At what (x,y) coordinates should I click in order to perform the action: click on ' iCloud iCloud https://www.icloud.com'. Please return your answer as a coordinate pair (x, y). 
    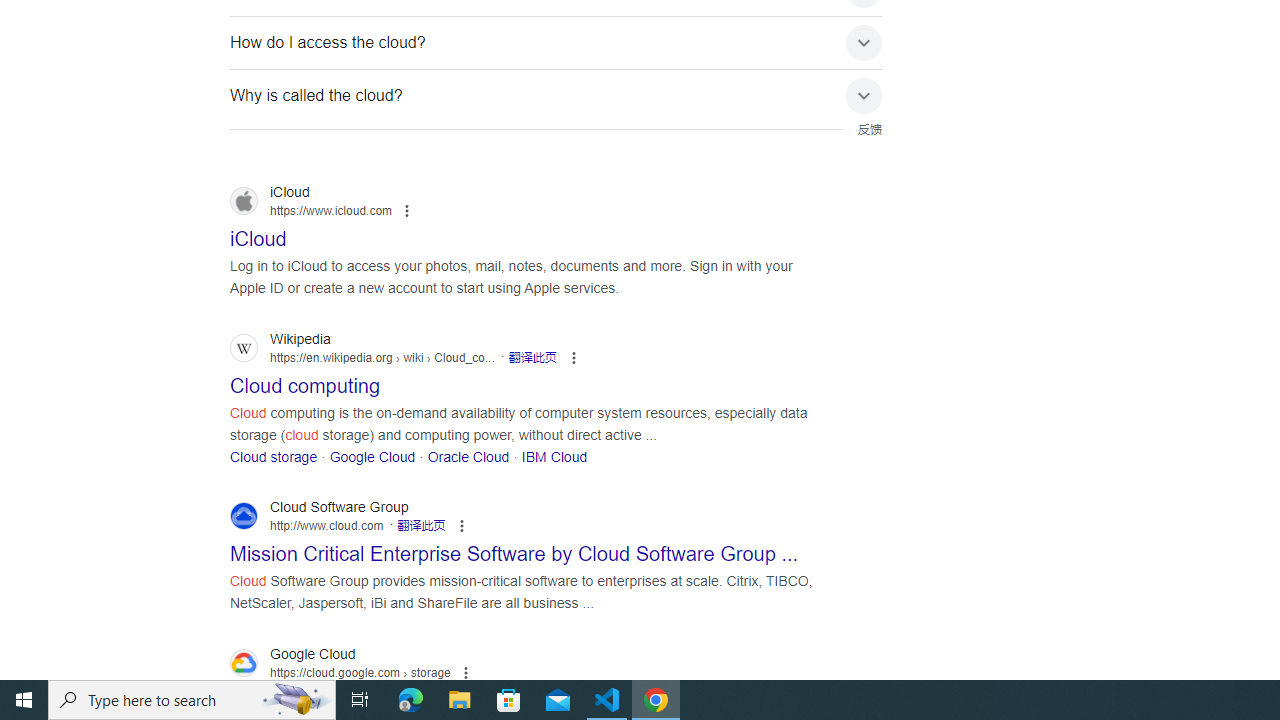
    Looking at the image, I should click on (257, 232).